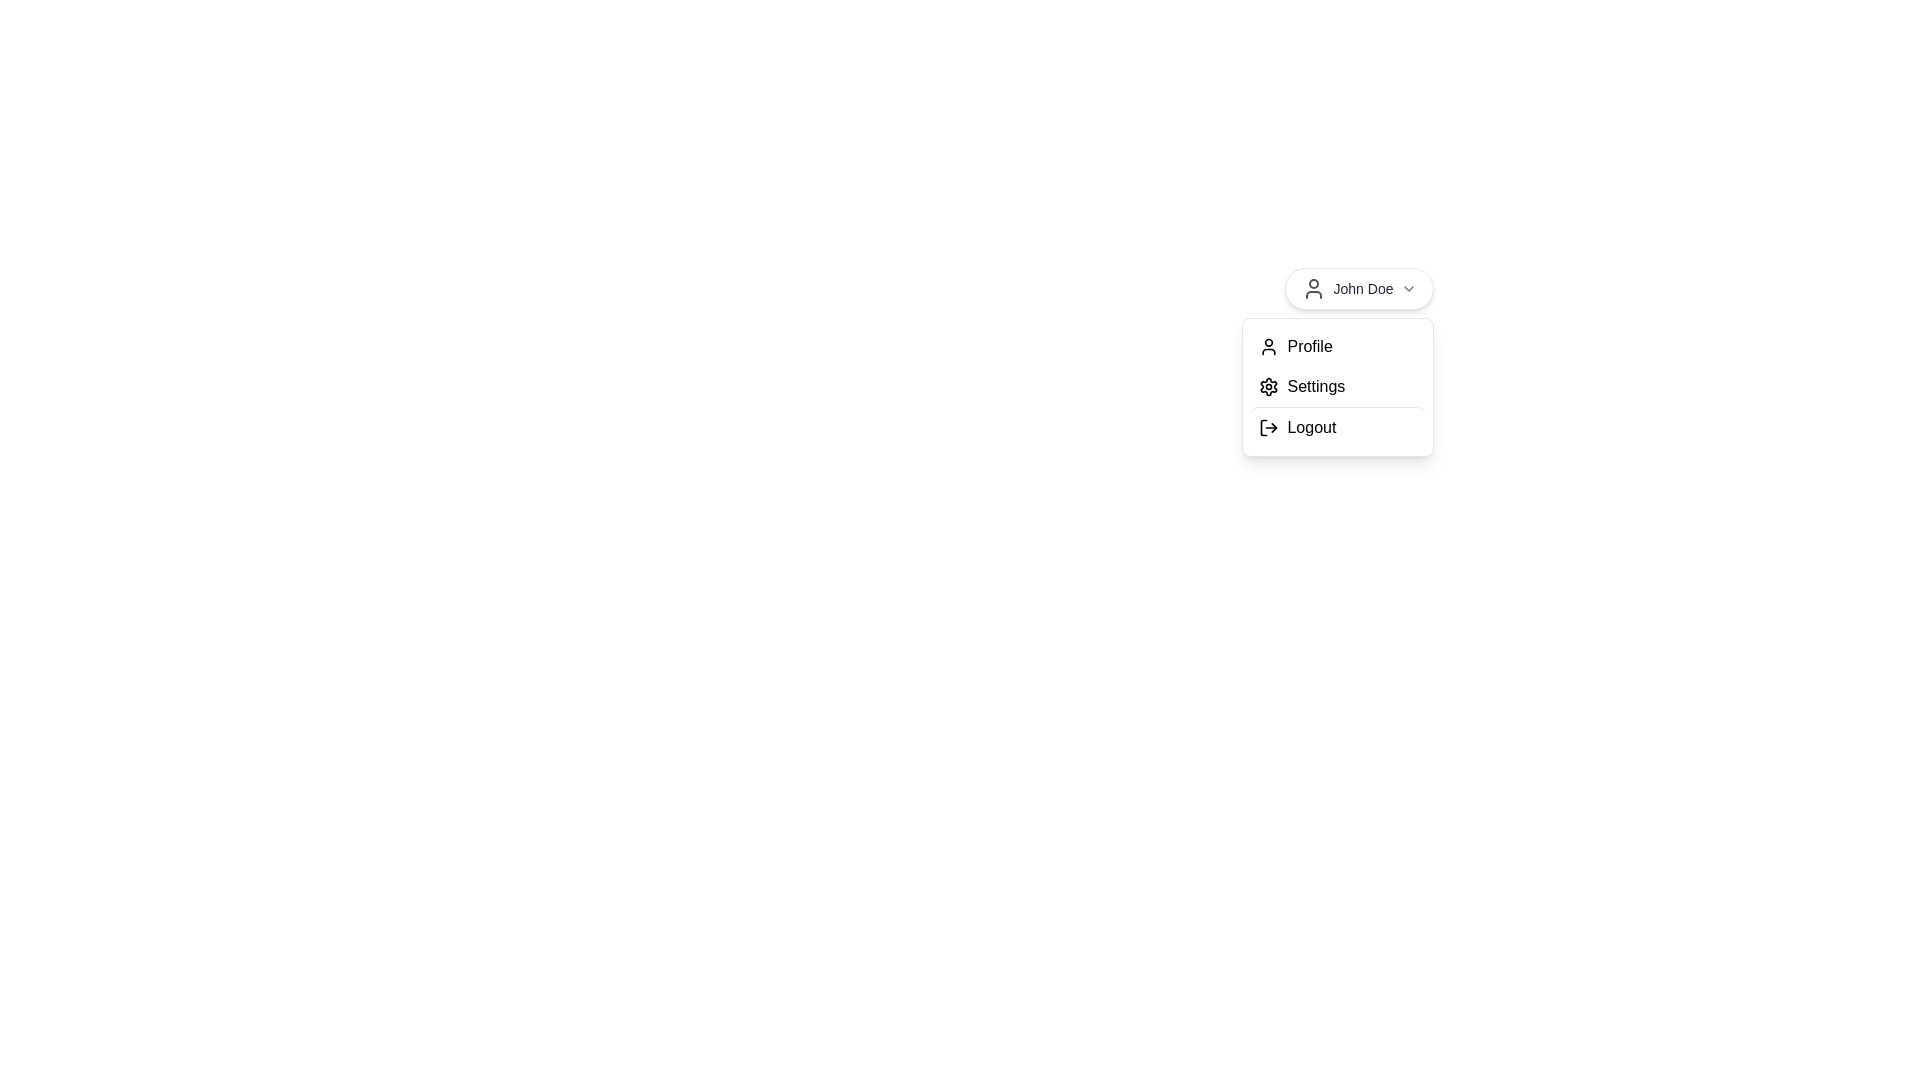  I want to click on the logout icon located at the bottom of the 'John Doe' dropdown menu, which visually indicates the logout functionality, so click(1268, 427).